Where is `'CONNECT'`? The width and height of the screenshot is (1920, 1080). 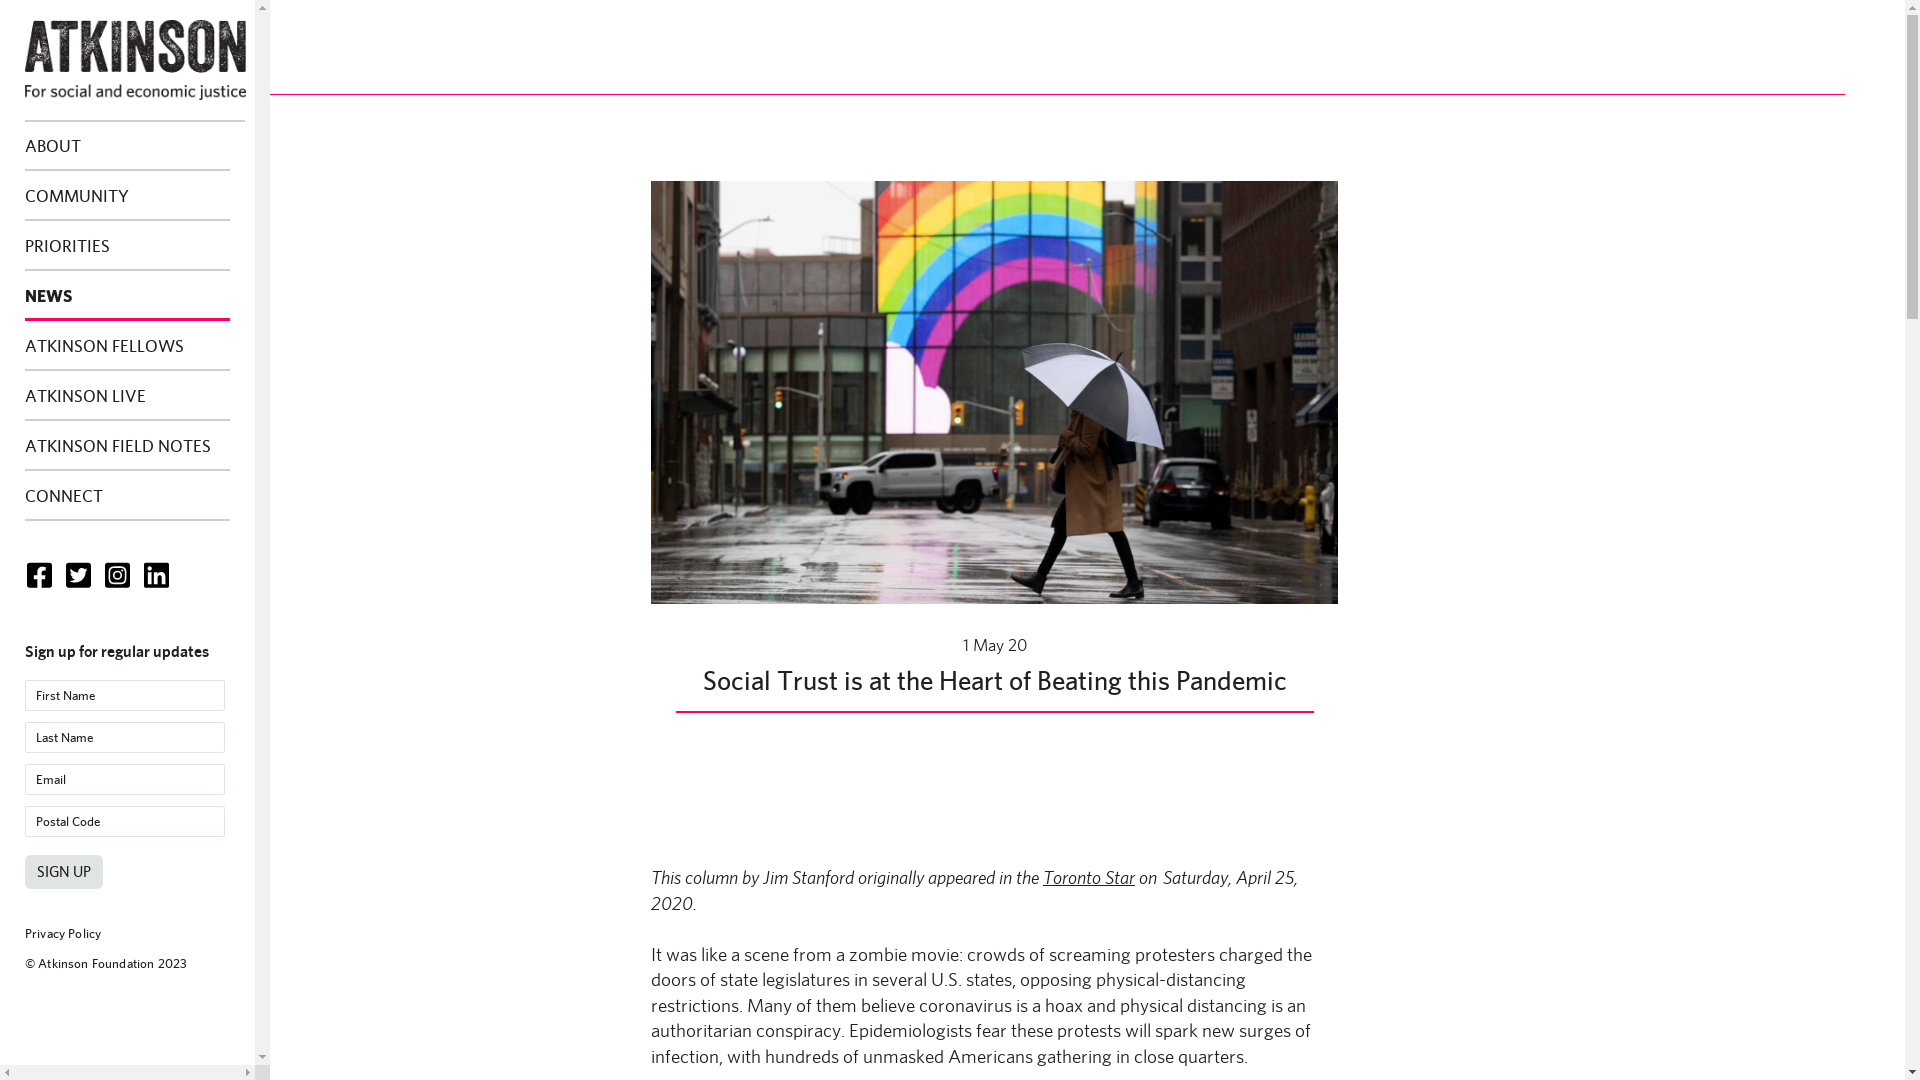
'CONNECT' is located at coordinates (24, 495).